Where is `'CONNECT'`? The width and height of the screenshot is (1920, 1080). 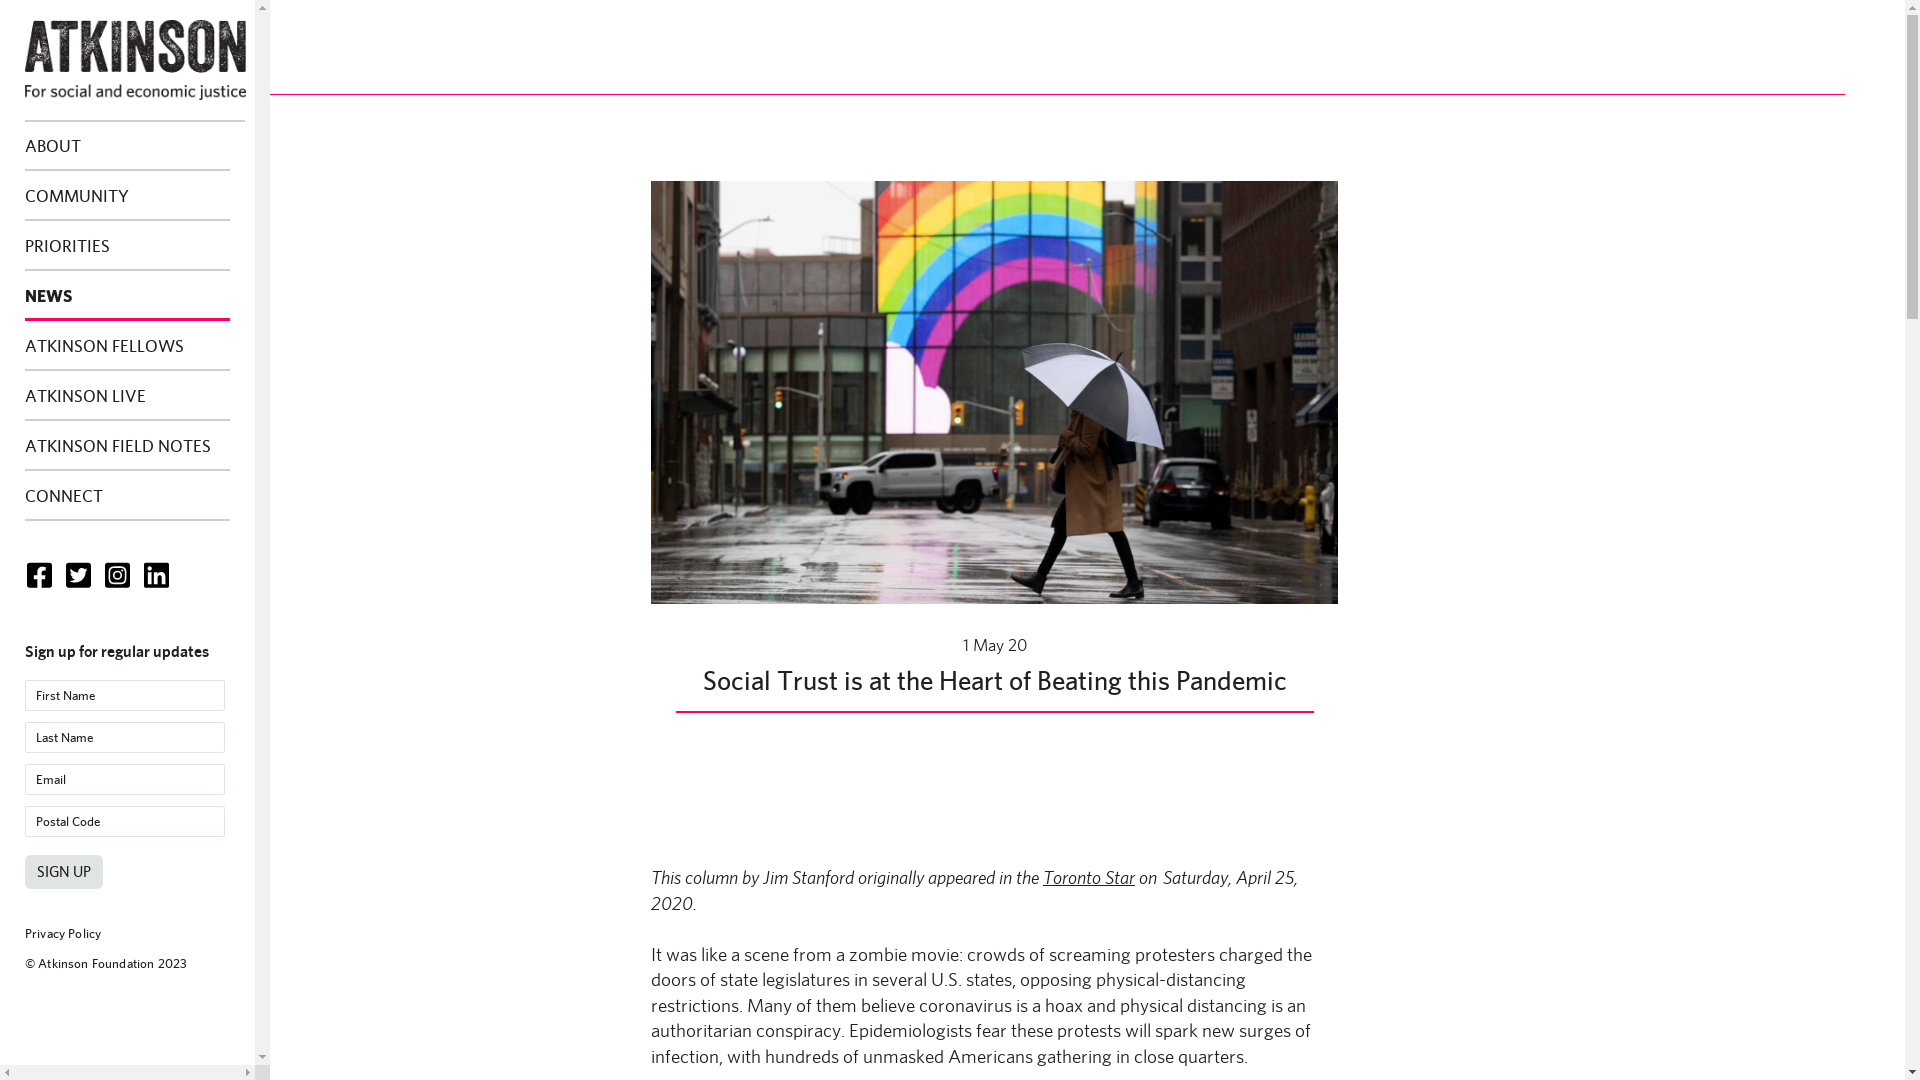
'CONNECT' is located at coordinates (24, 495).